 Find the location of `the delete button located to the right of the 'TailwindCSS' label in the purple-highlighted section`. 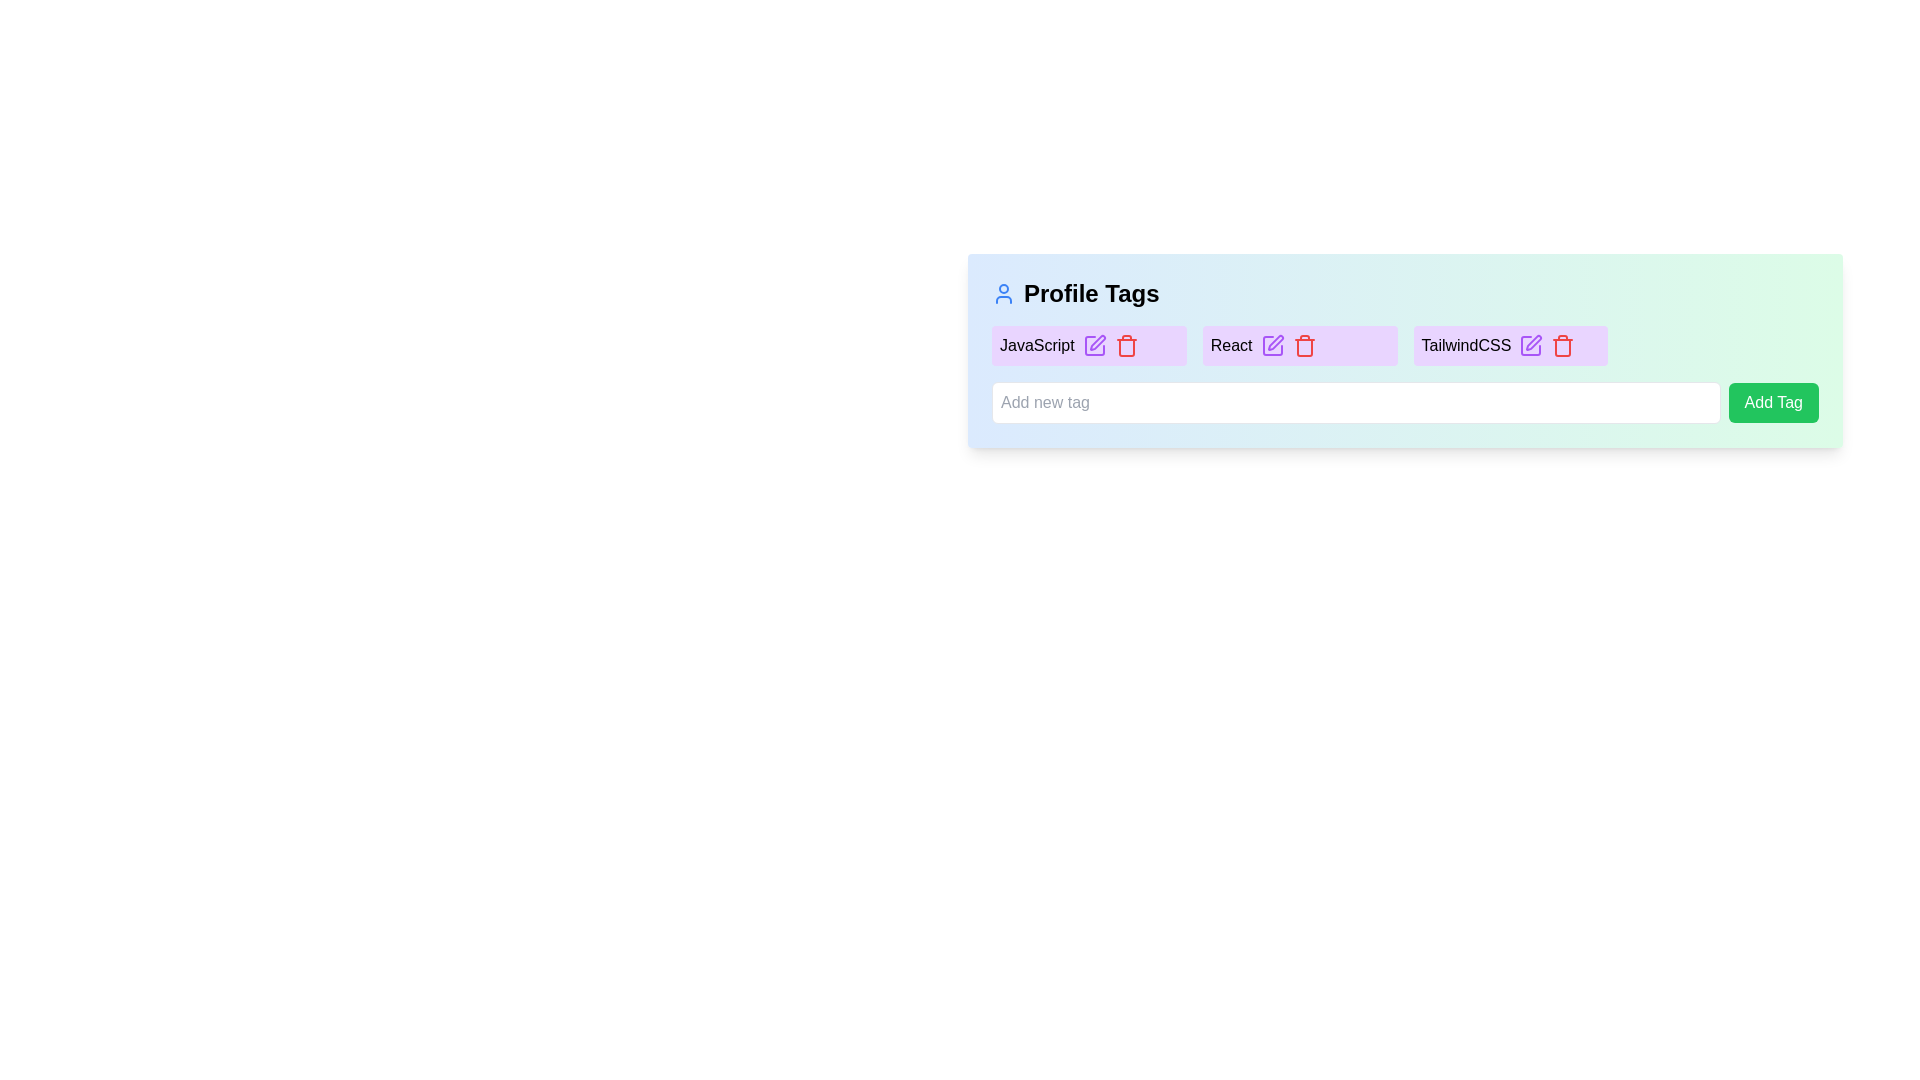

the delete button located to the right of the 'TailwindCSS' label in the purple-highlighted section is located at coordinates (1562, 345).